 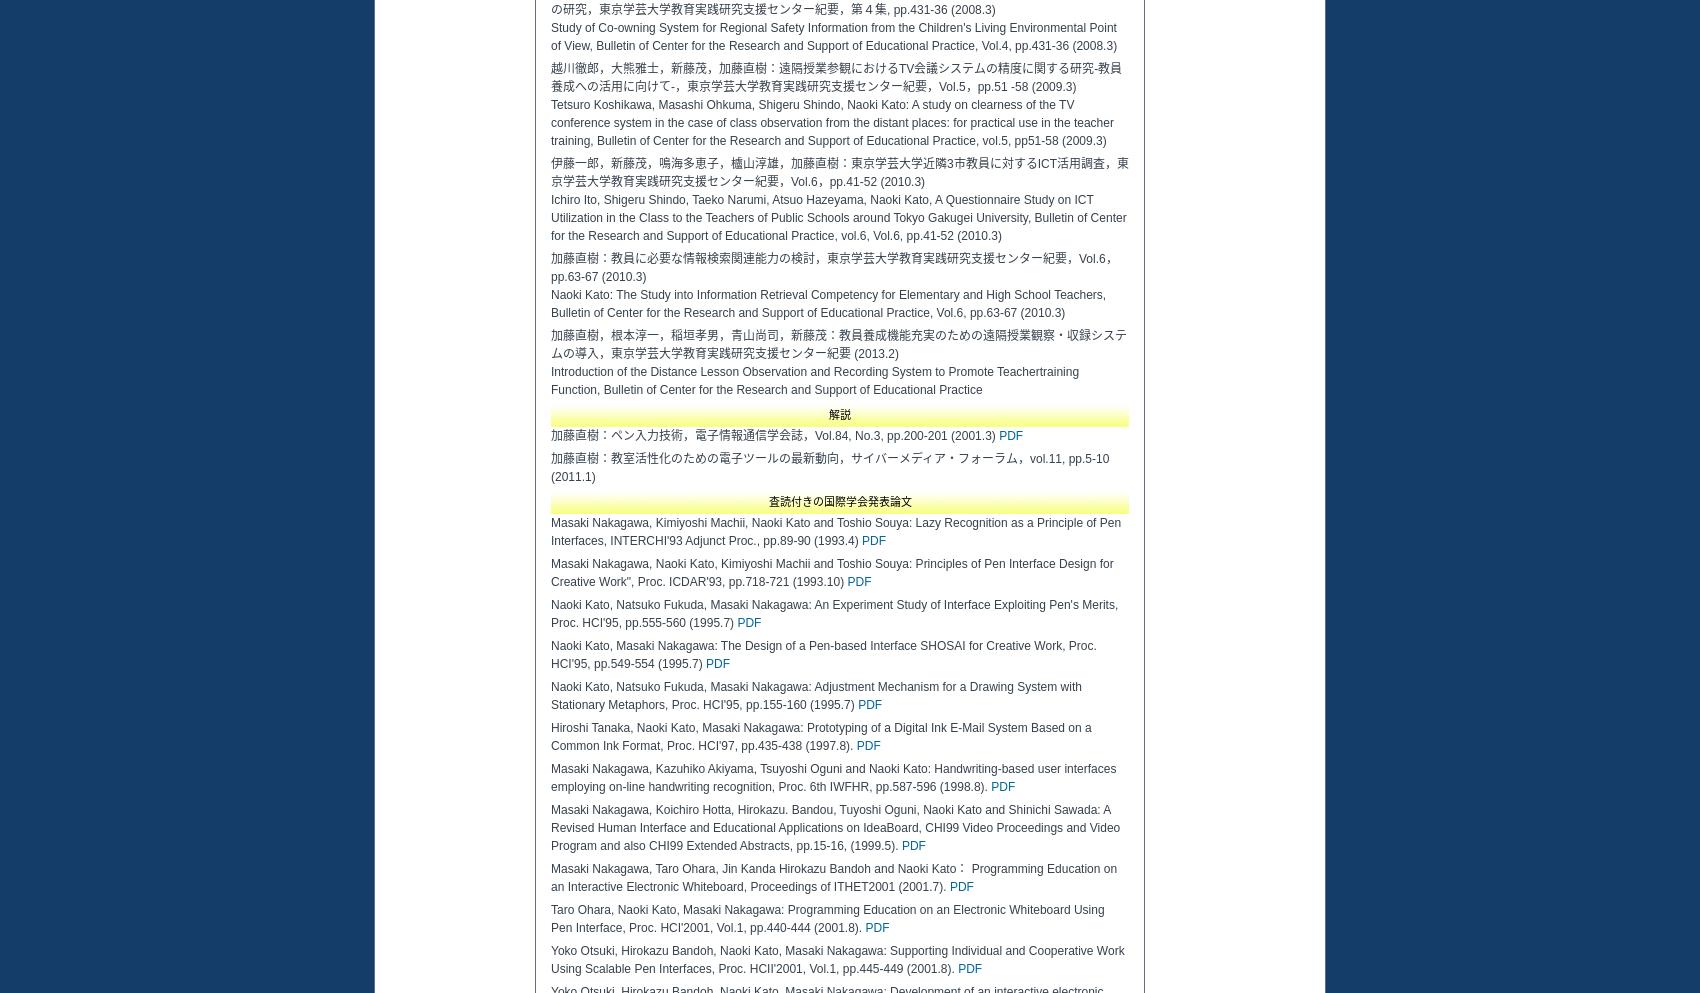 I want to click on 'Masaki Nakagawa, Naoki Kato, Kimiyoshi Machii and Toshio Souya: Principles of Pen Interface Design for Creative Work", Proc. ICDAR'93, pp.718-721 (1993.10)', so click(x=549, y=571).